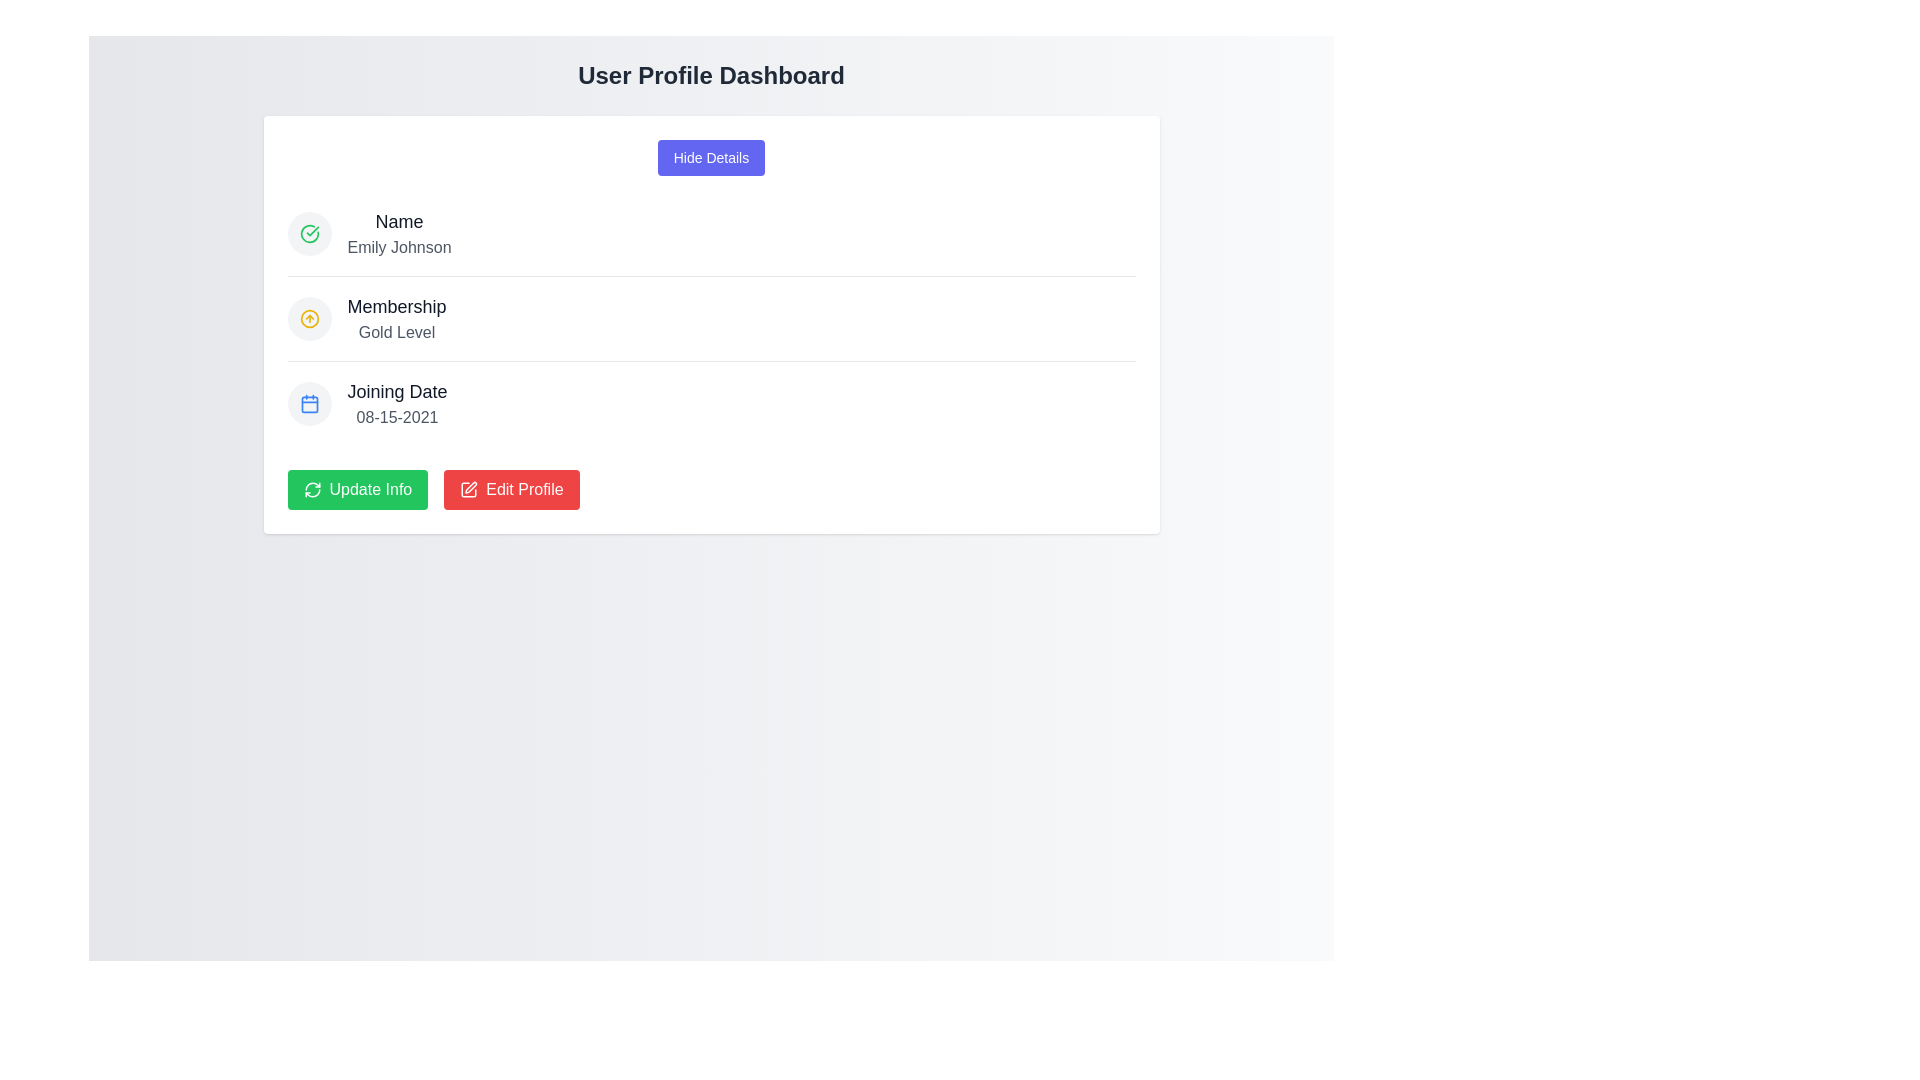 This screenshot has height=1080, width=1920. I want to click on the Text Label that describes the user's name, positioned above 'Membership' and 'Joining Date' in the user information panel, so click(399, 222).